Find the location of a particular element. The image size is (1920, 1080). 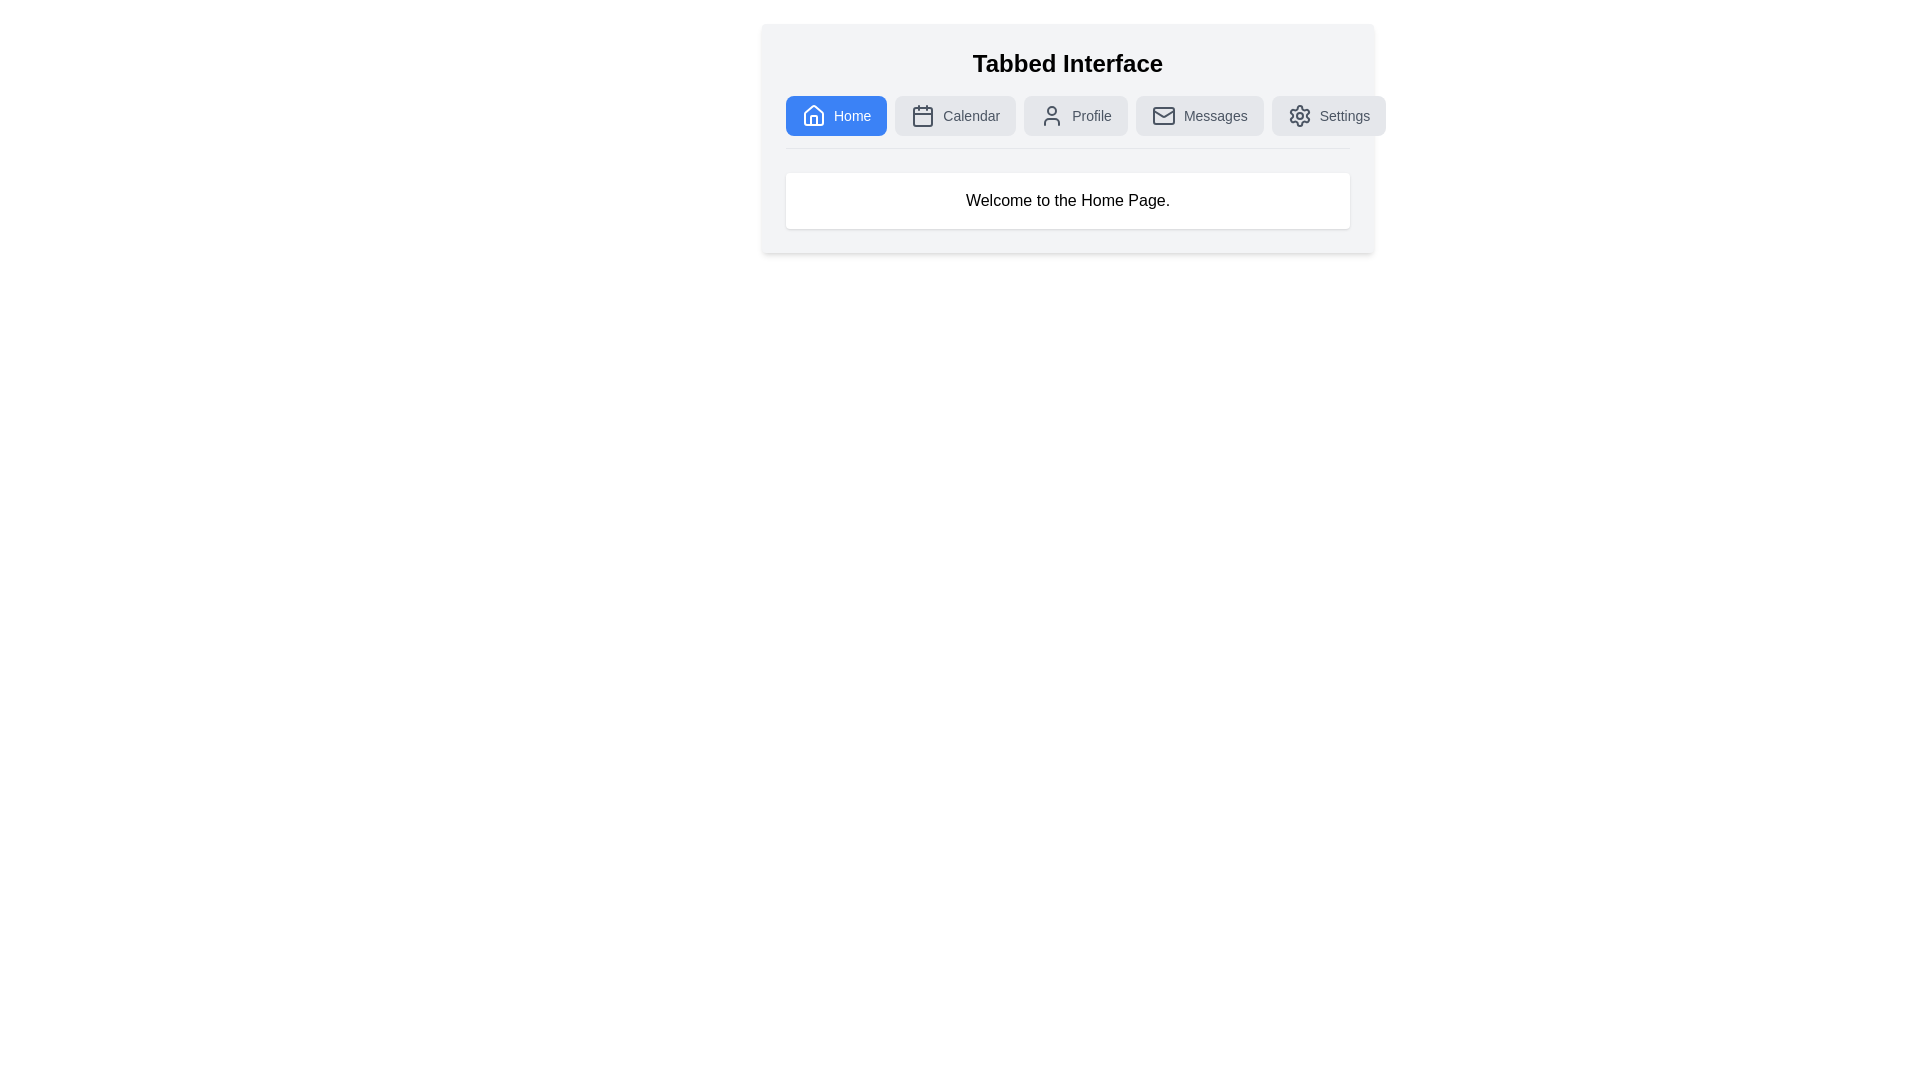

the rounded rectangular 'Home' button with a blue background and white text is located at coordinates (836, 115).